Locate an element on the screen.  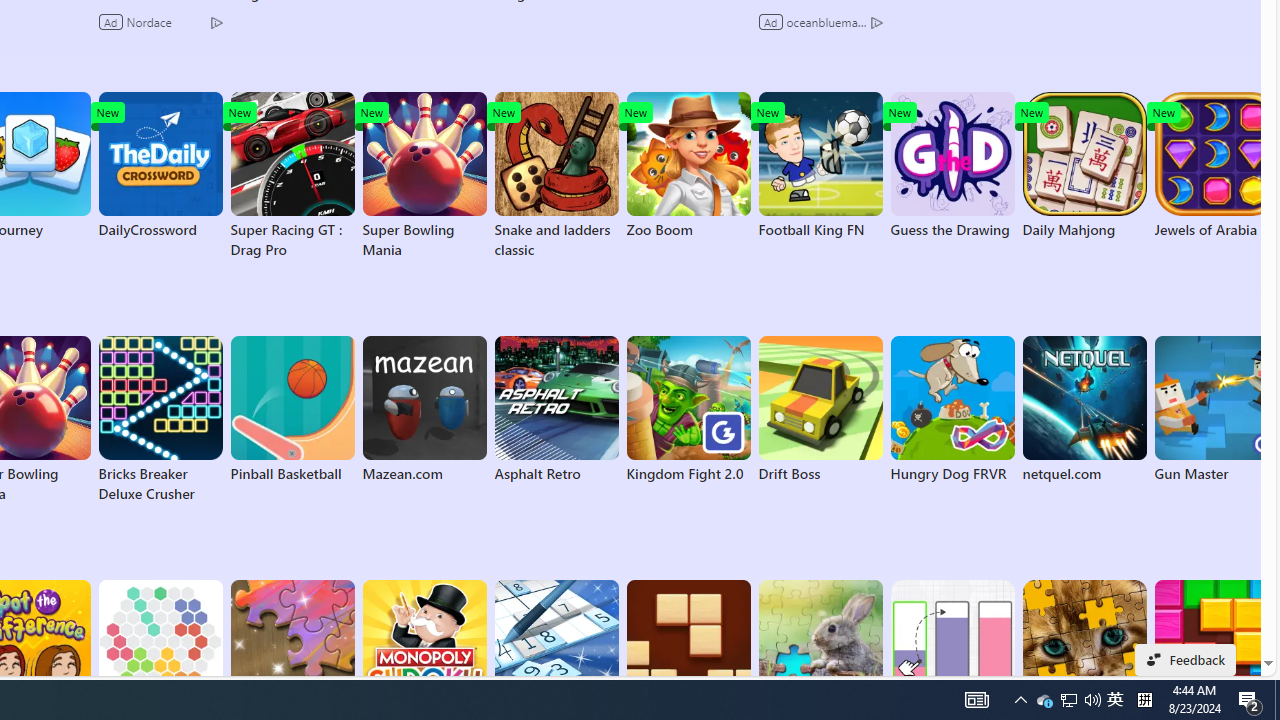
'netquel.com' is located at coordinates (1083, 409).